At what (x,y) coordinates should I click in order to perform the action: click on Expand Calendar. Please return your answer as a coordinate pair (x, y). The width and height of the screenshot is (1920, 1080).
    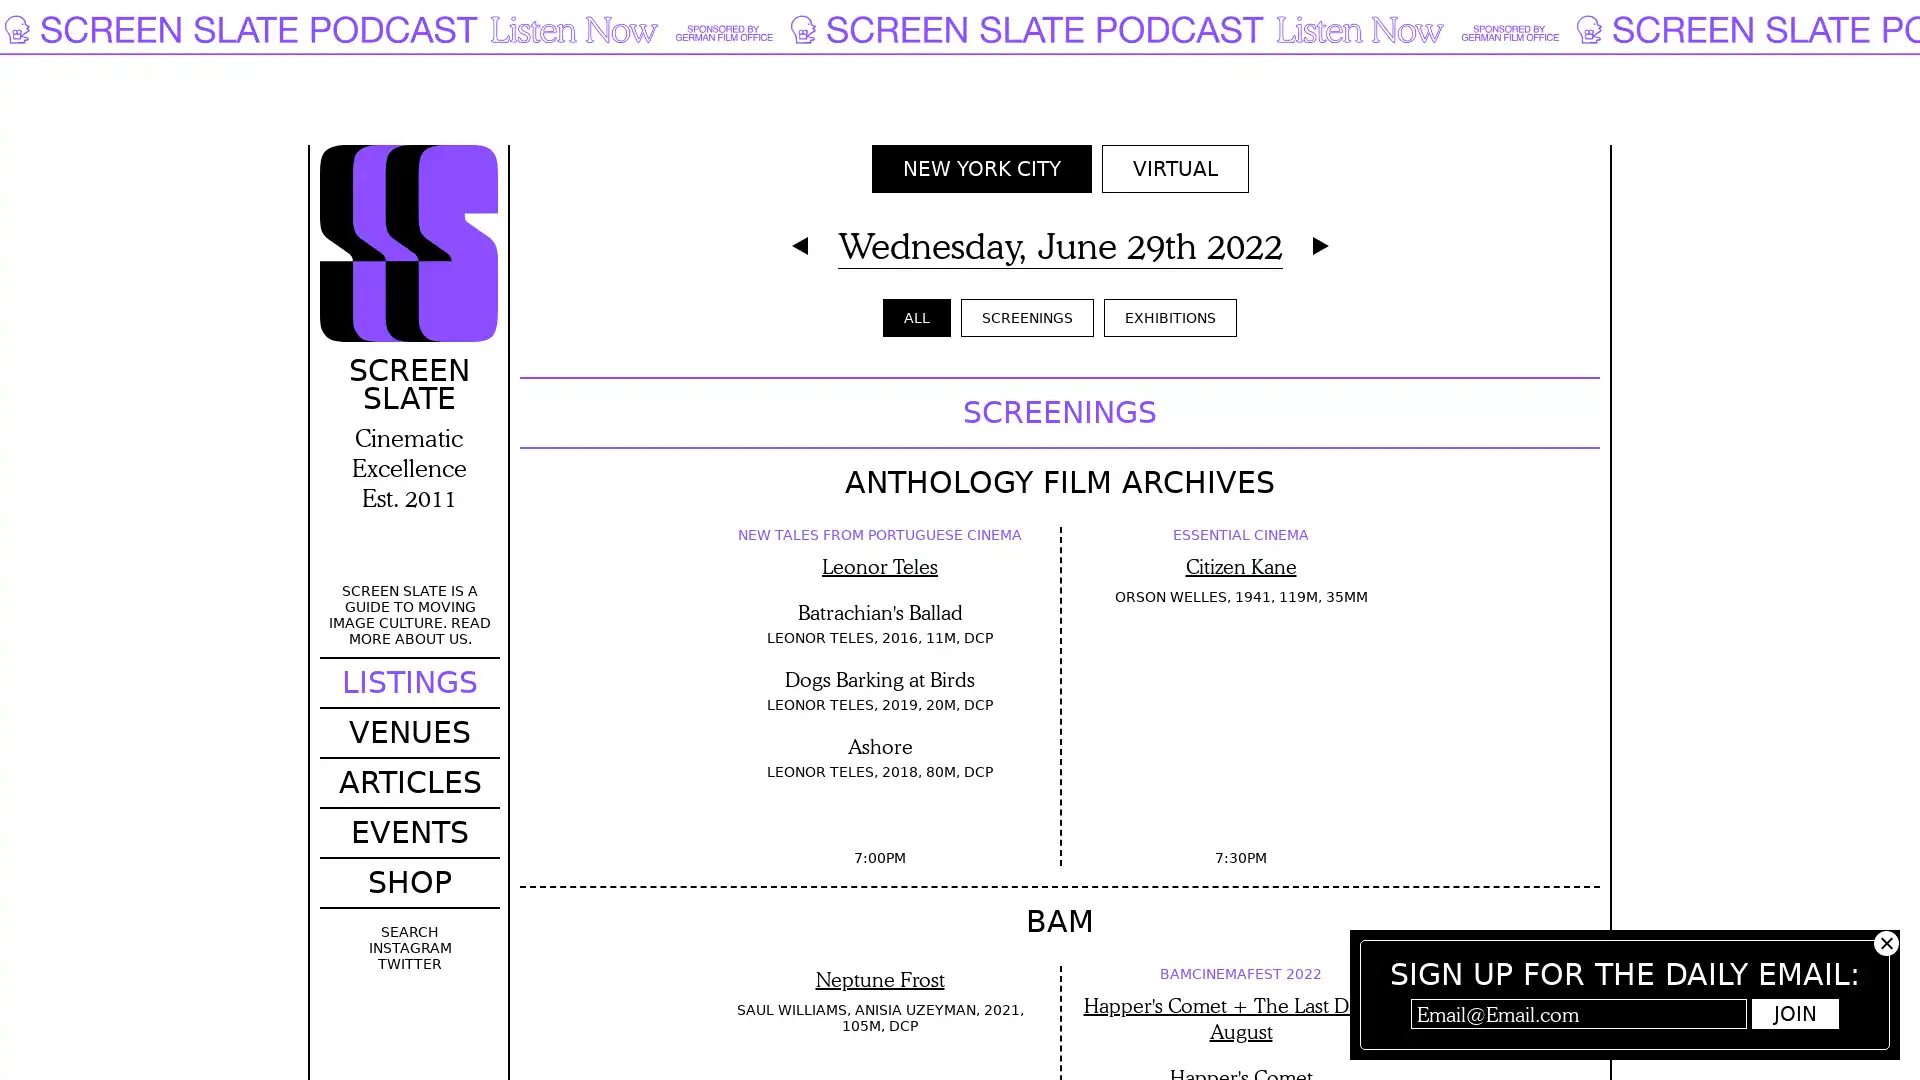
    Looking at the image, I should click on (1058, 245).